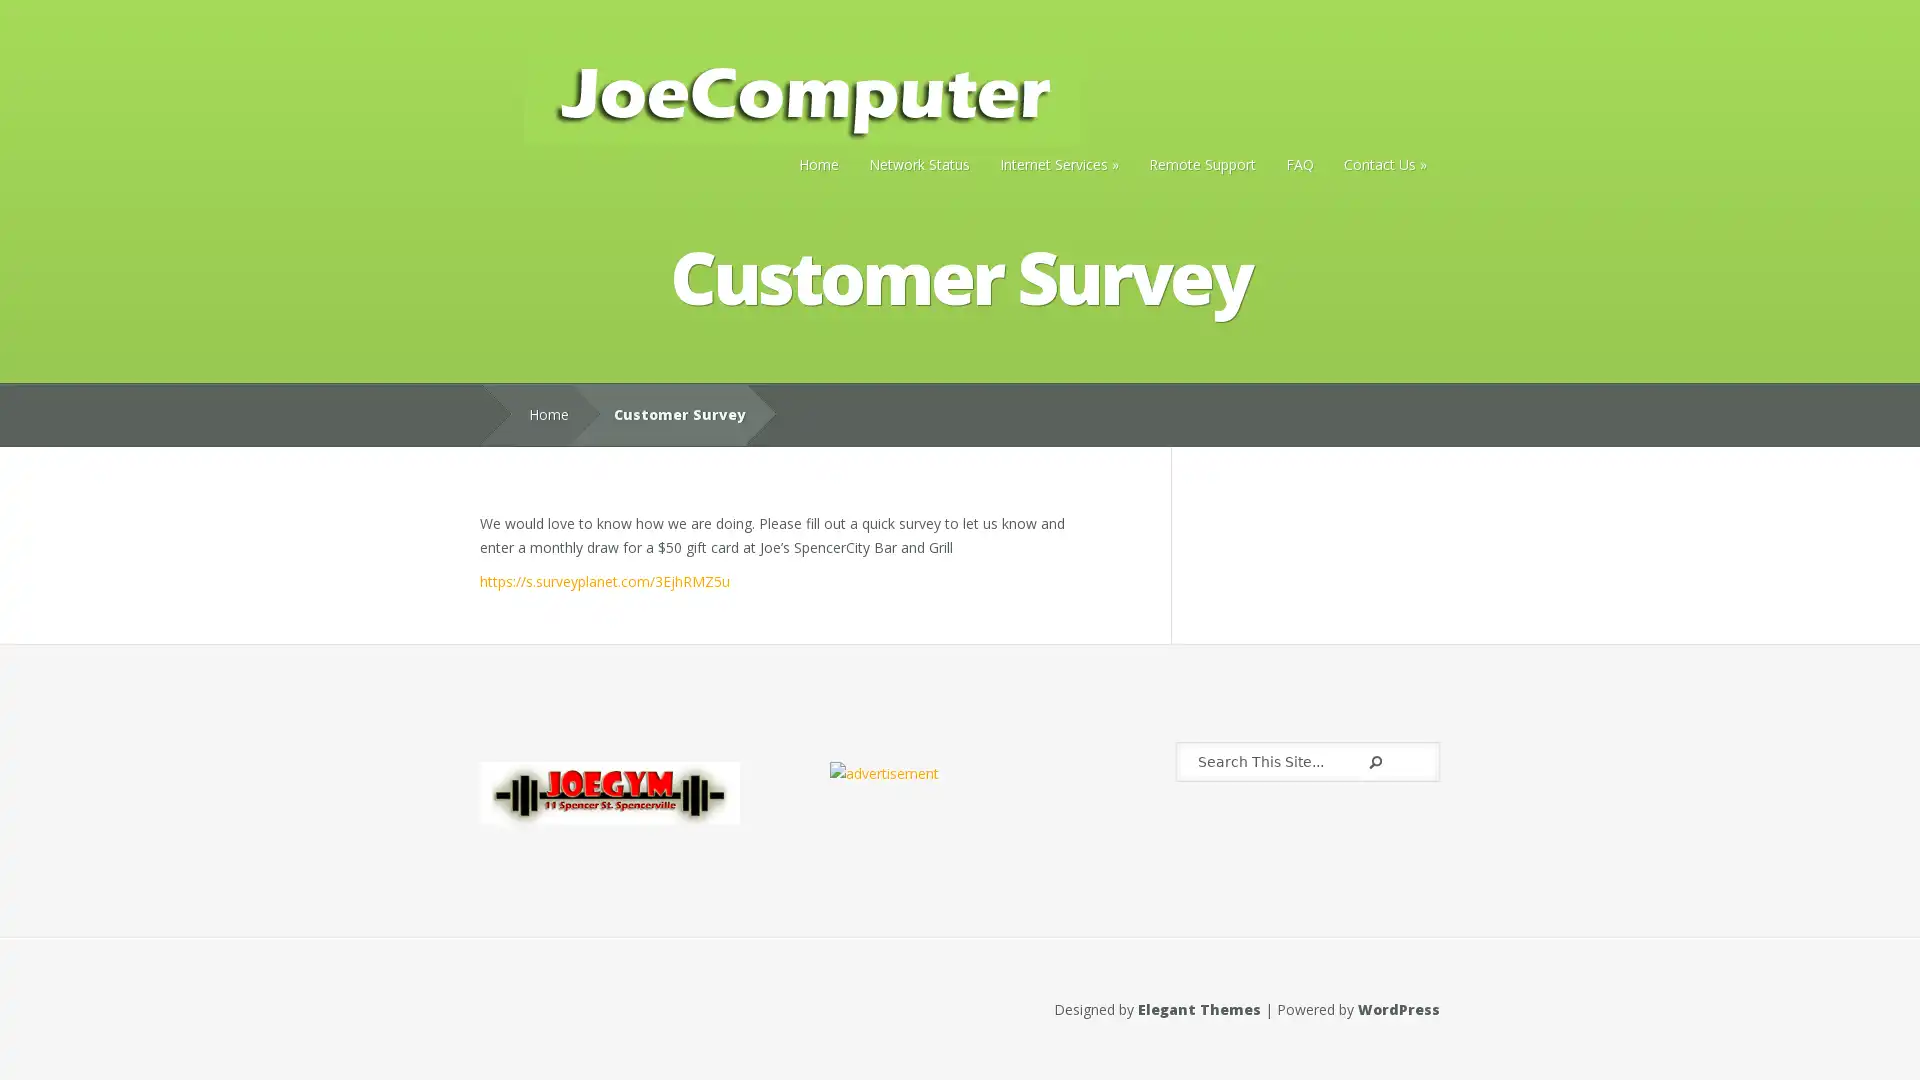 This screenshot has height=1080, width=1920. What do you see at coordinates (1375, 763) in the screenshot?
I see `Submit` at bounding box center [1375, 763].